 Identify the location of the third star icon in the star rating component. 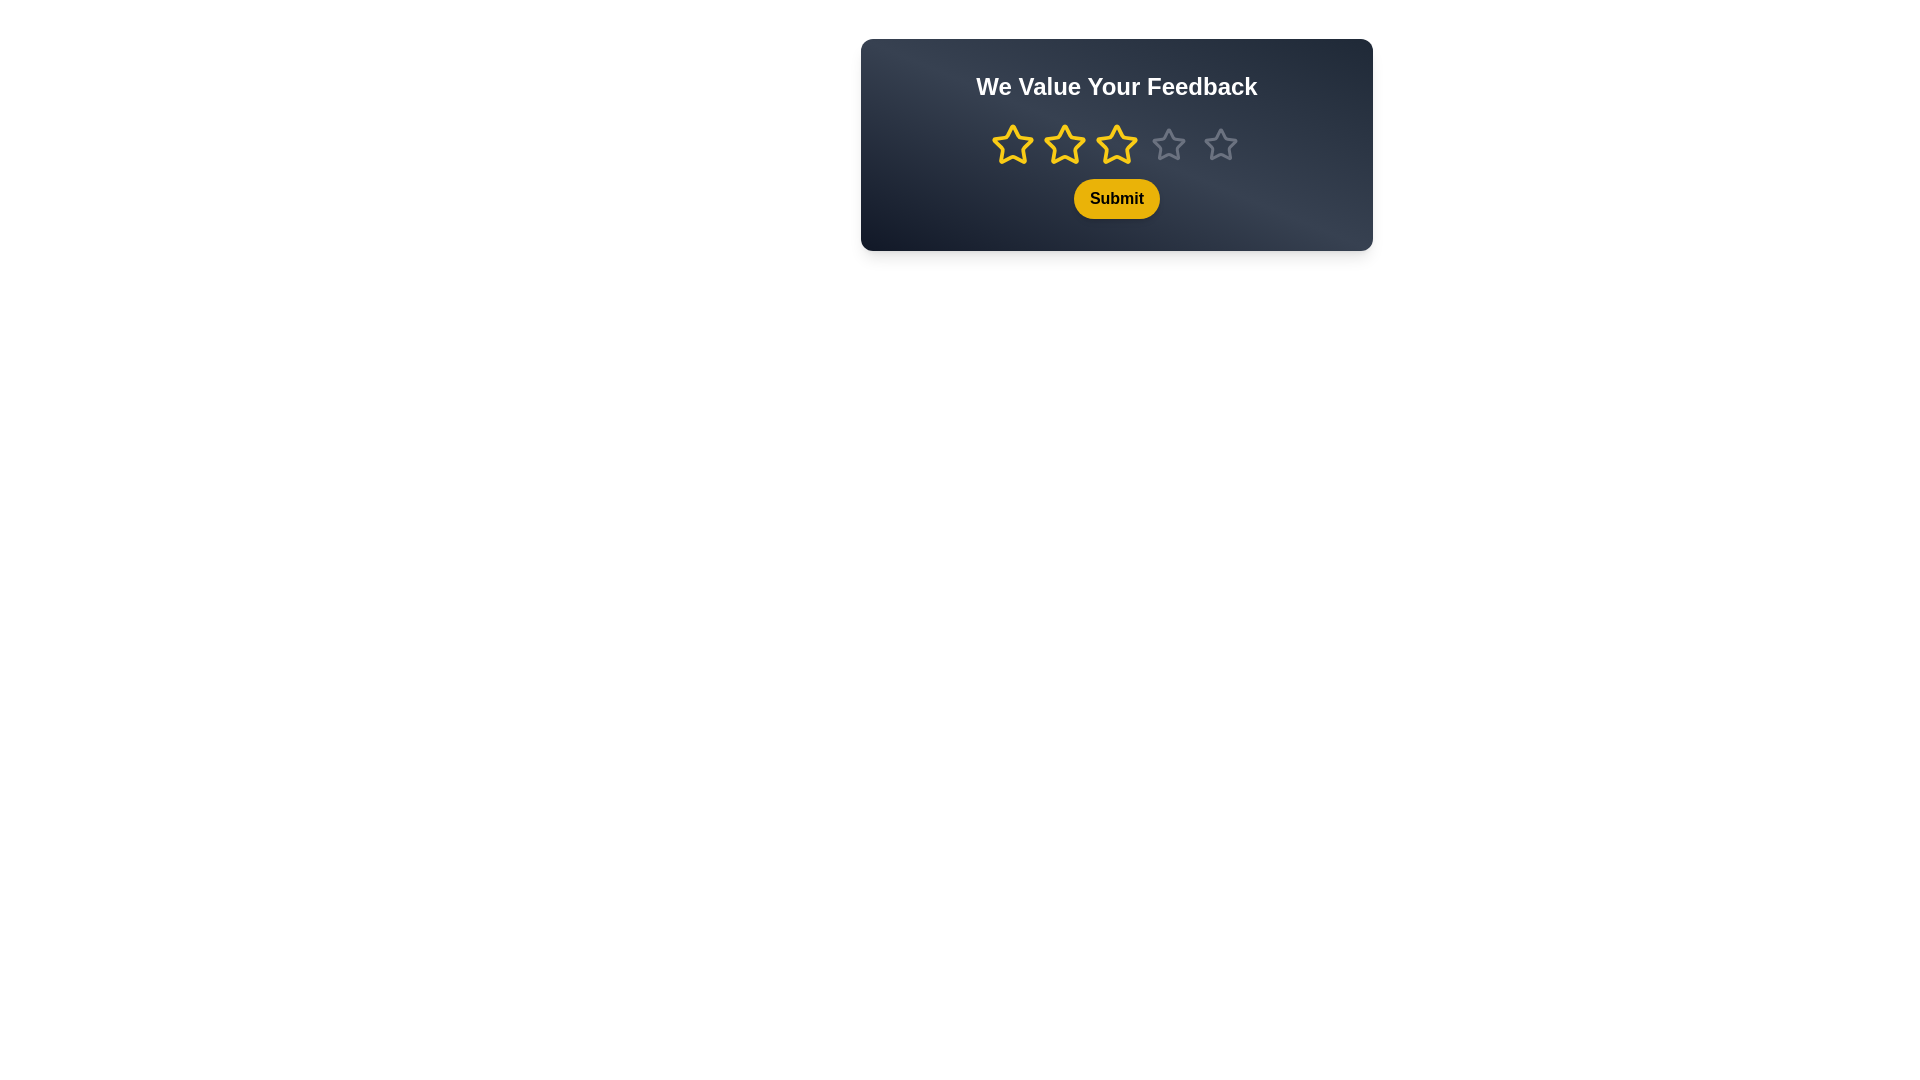
(1116, 144).